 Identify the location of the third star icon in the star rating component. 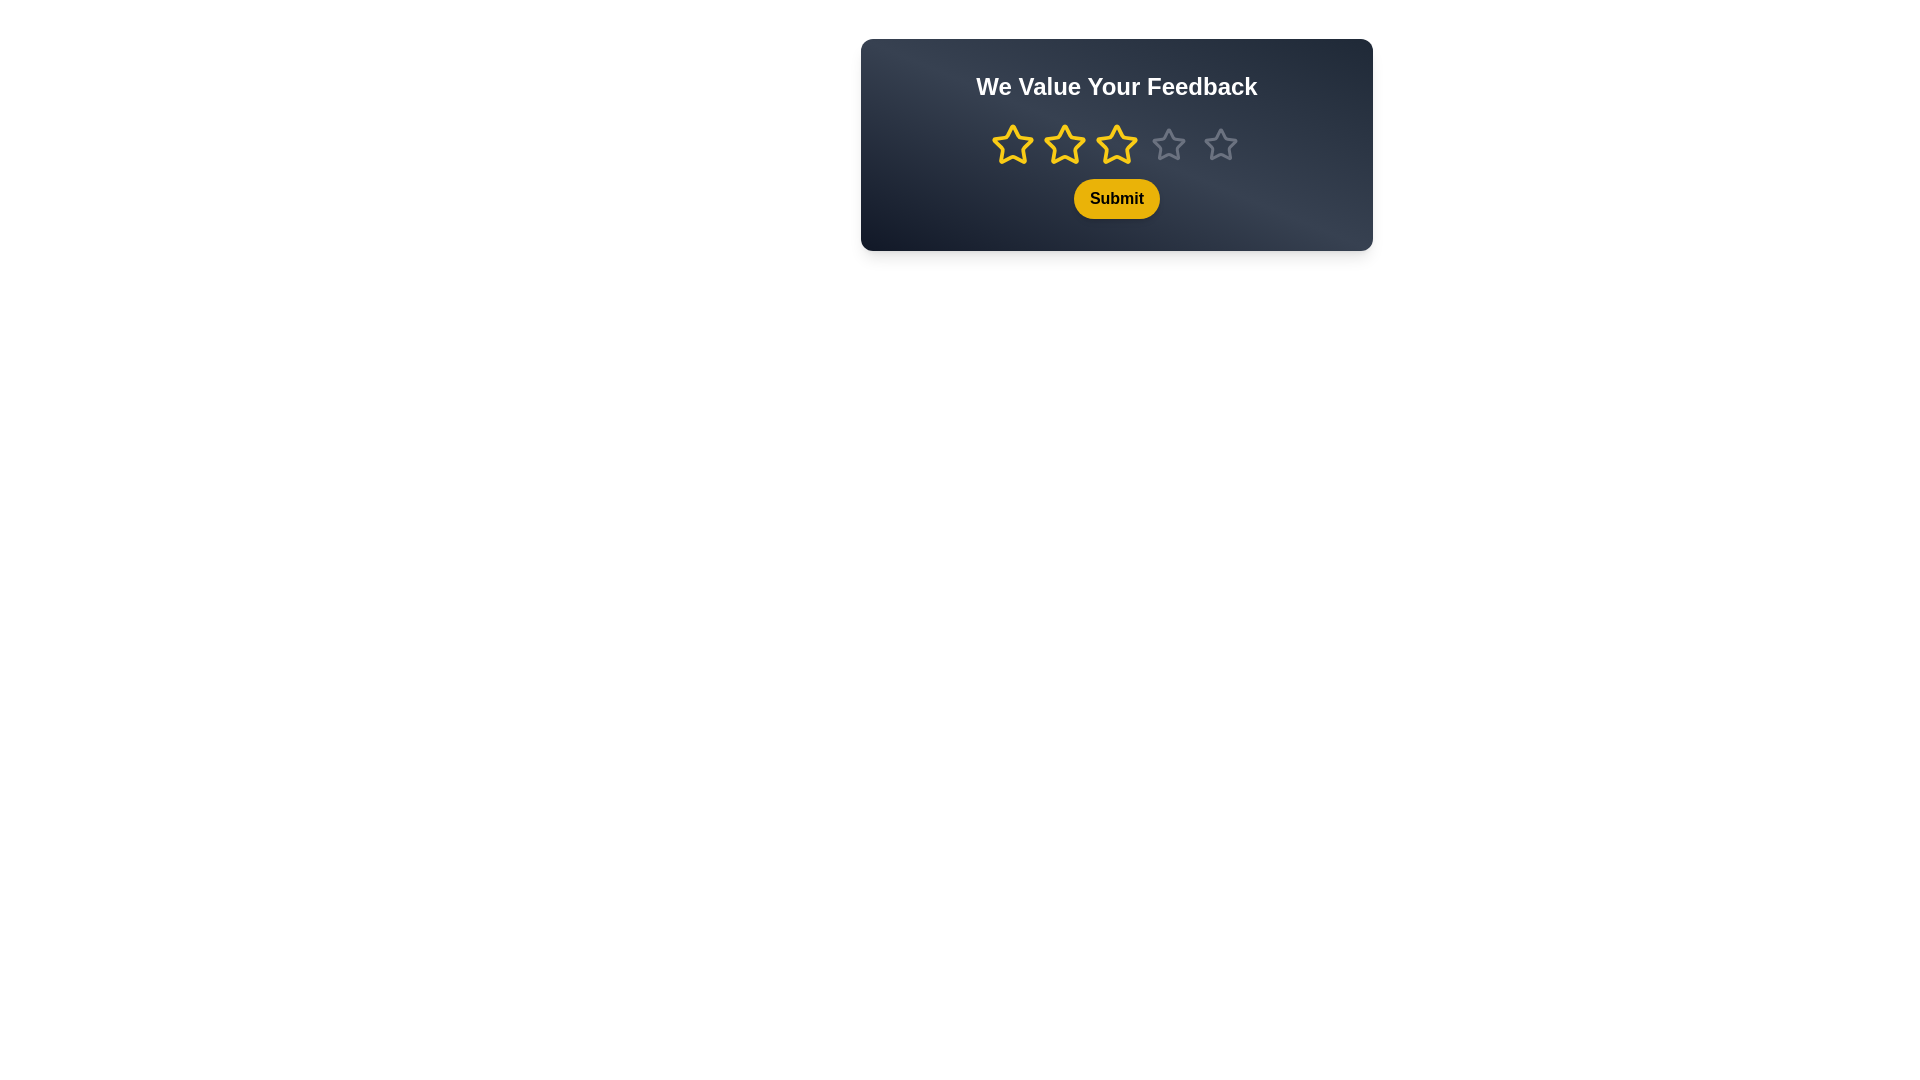
(1116, 144).